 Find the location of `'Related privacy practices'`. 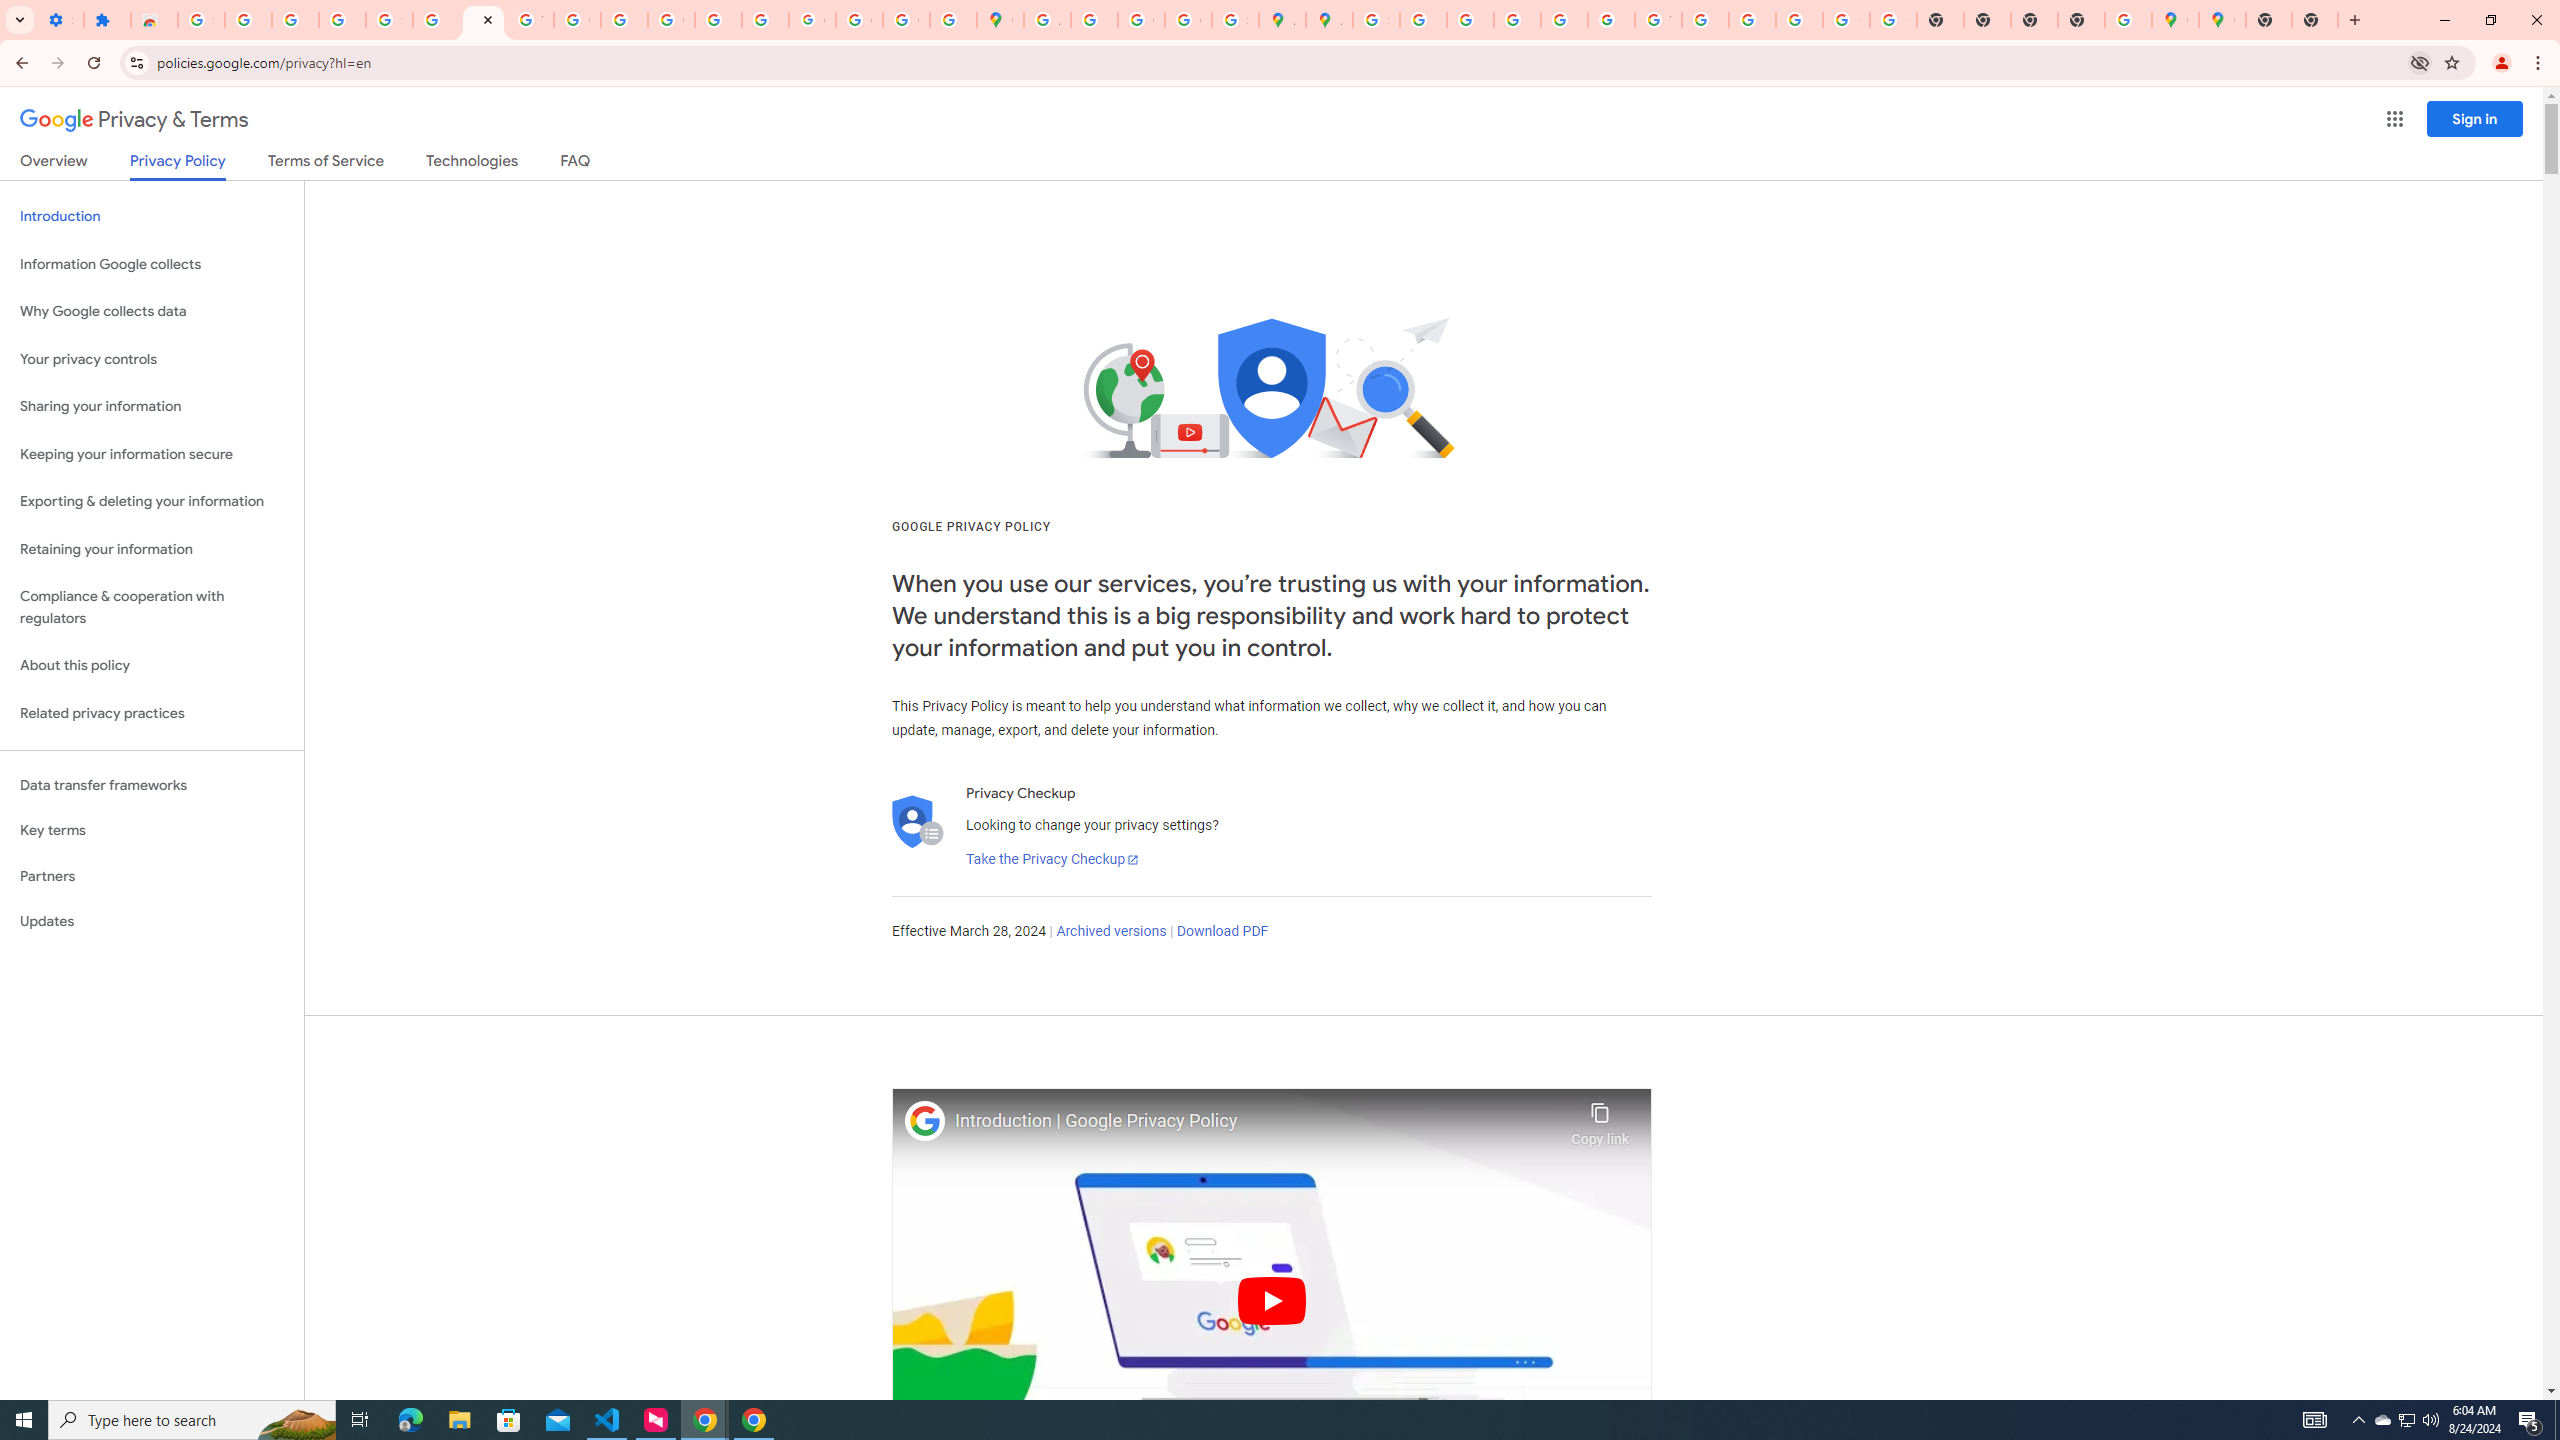

'Related privacy practices' is located at coordinates (151, 712).